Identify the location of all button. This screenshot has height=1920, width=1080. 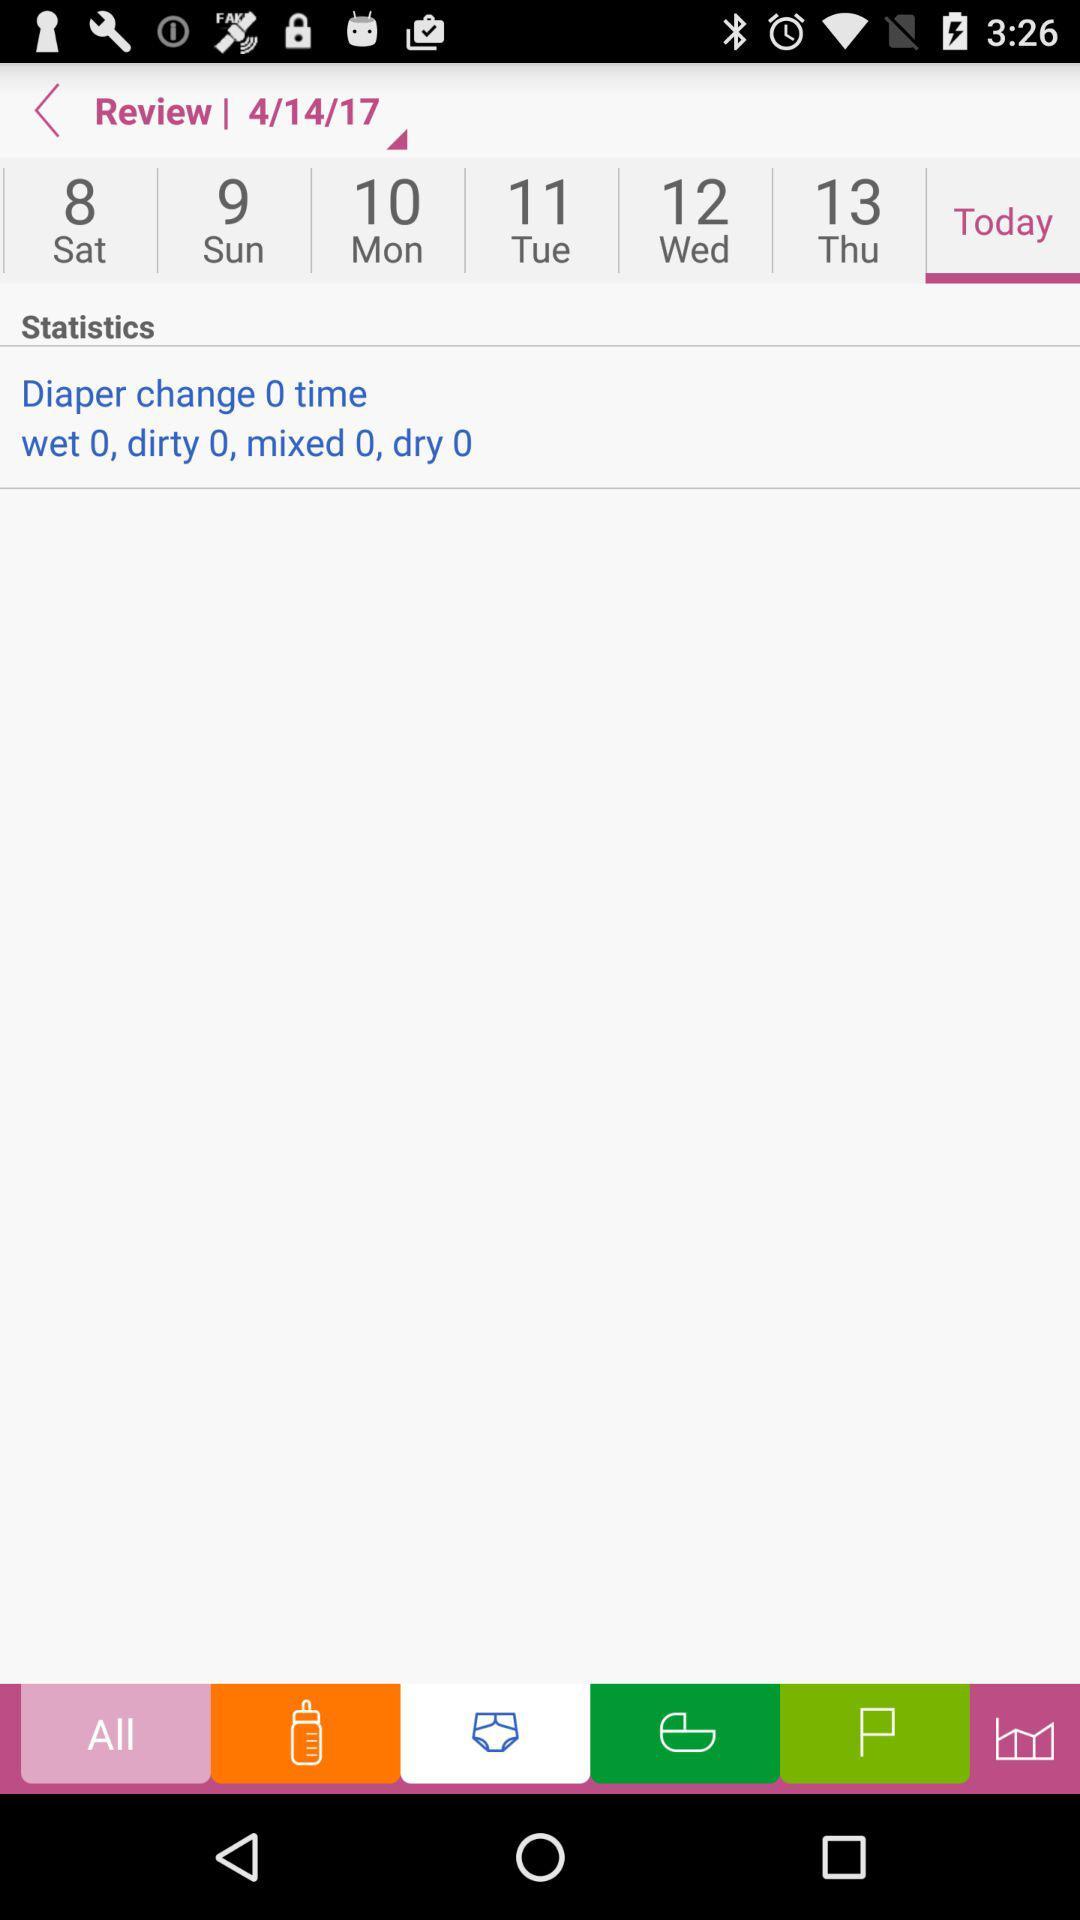
(115, 1737).